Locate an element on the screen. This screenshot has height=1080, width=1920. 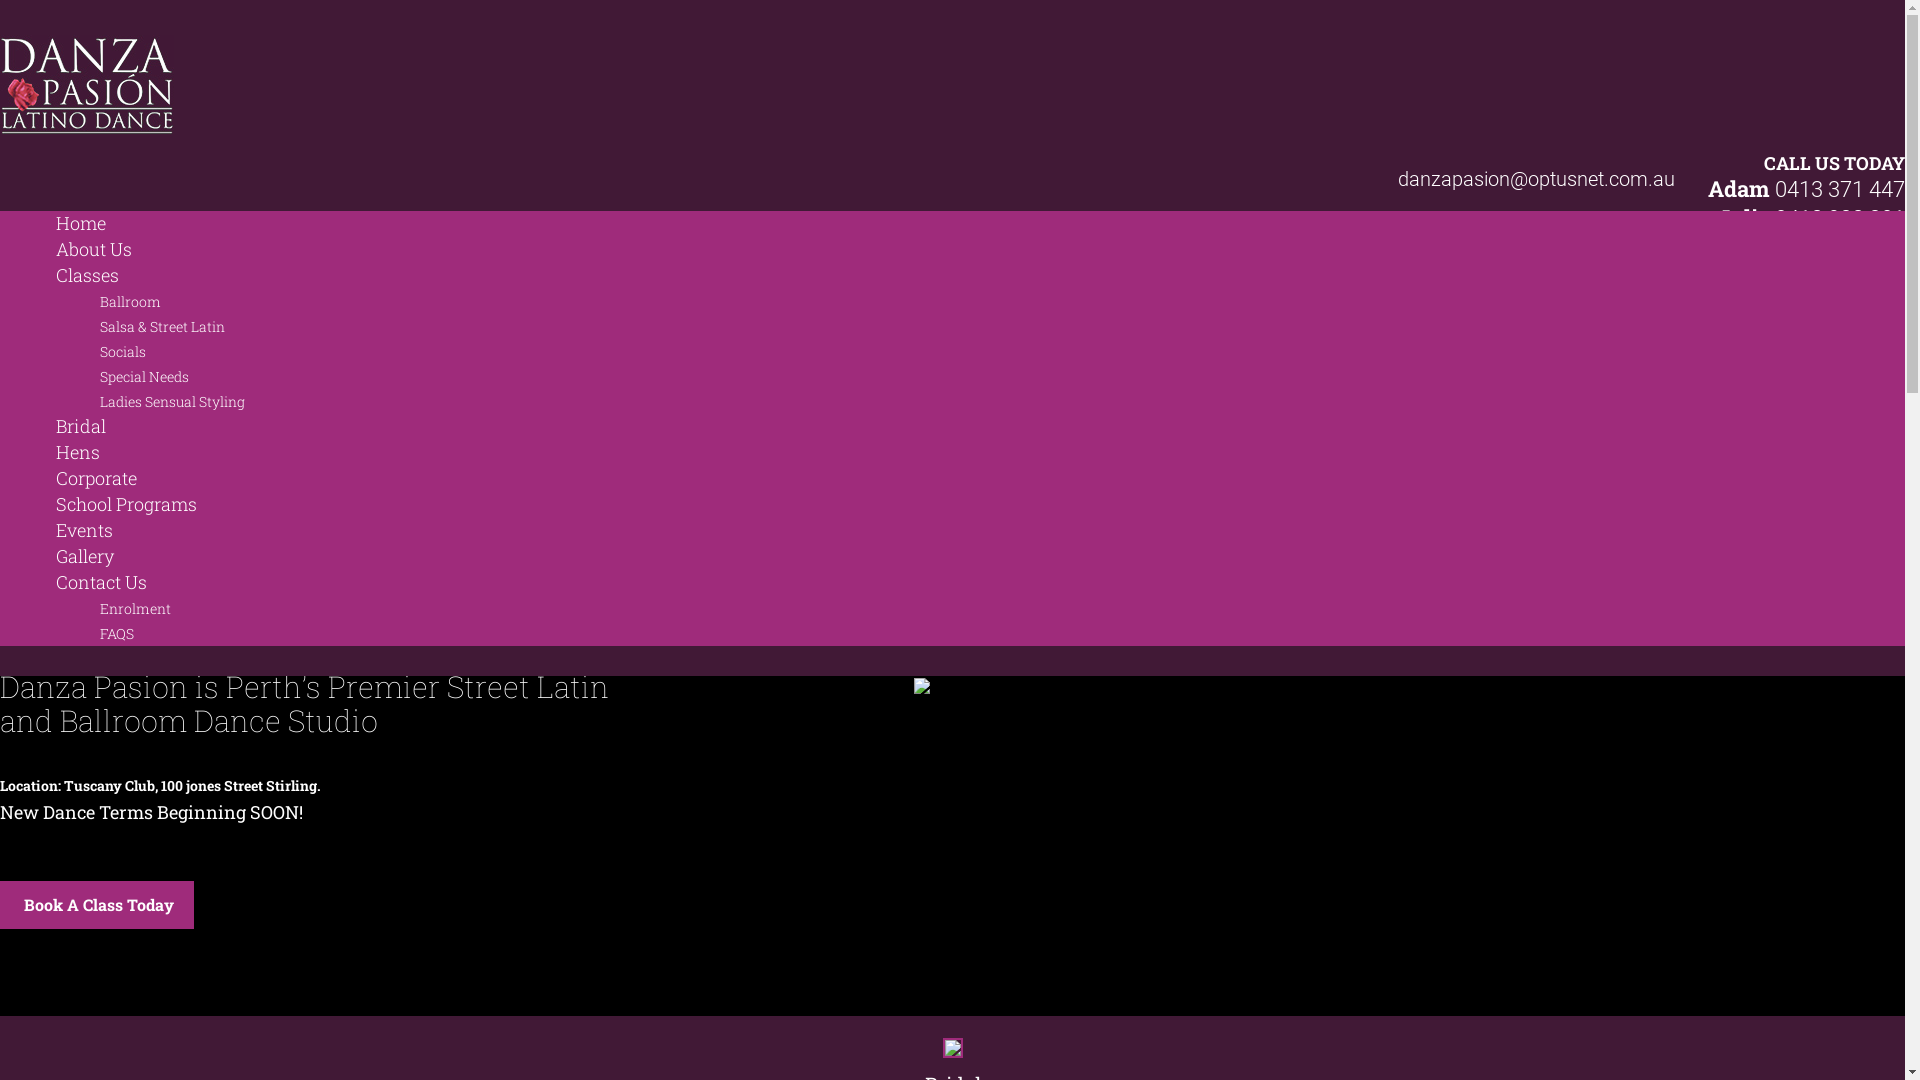
'Classes' is located at coordinates (86, 274).